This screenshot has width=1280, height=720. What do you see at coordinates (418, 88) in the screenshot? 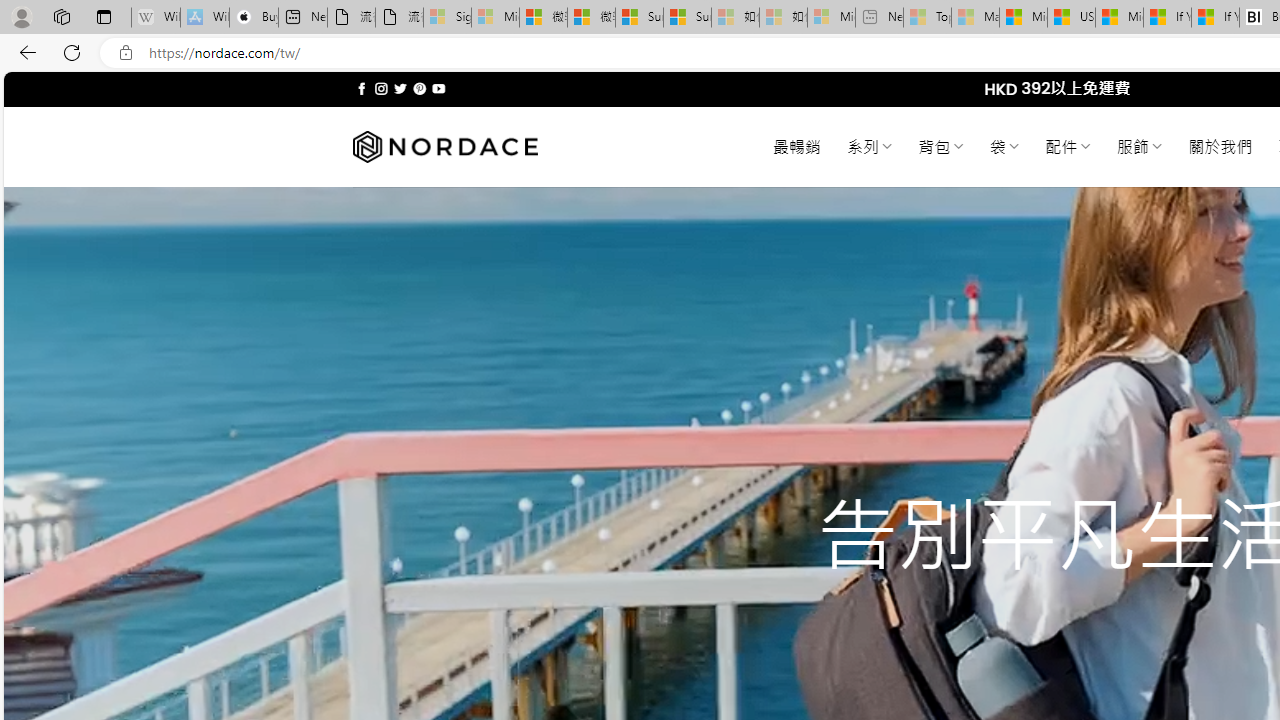
I see `'Follow on Pinterest'` at bounding box center [418, 88].